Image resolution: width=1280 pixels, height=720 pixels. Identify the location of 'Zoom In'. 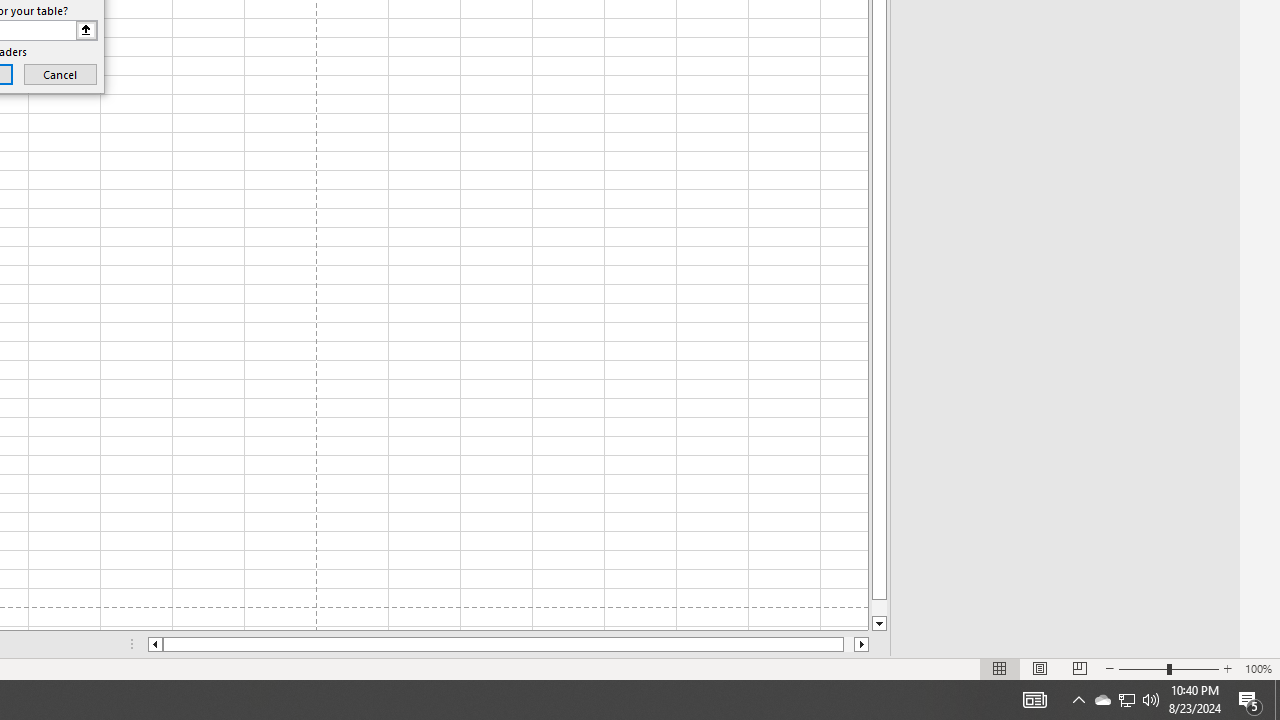
(1226, 669).